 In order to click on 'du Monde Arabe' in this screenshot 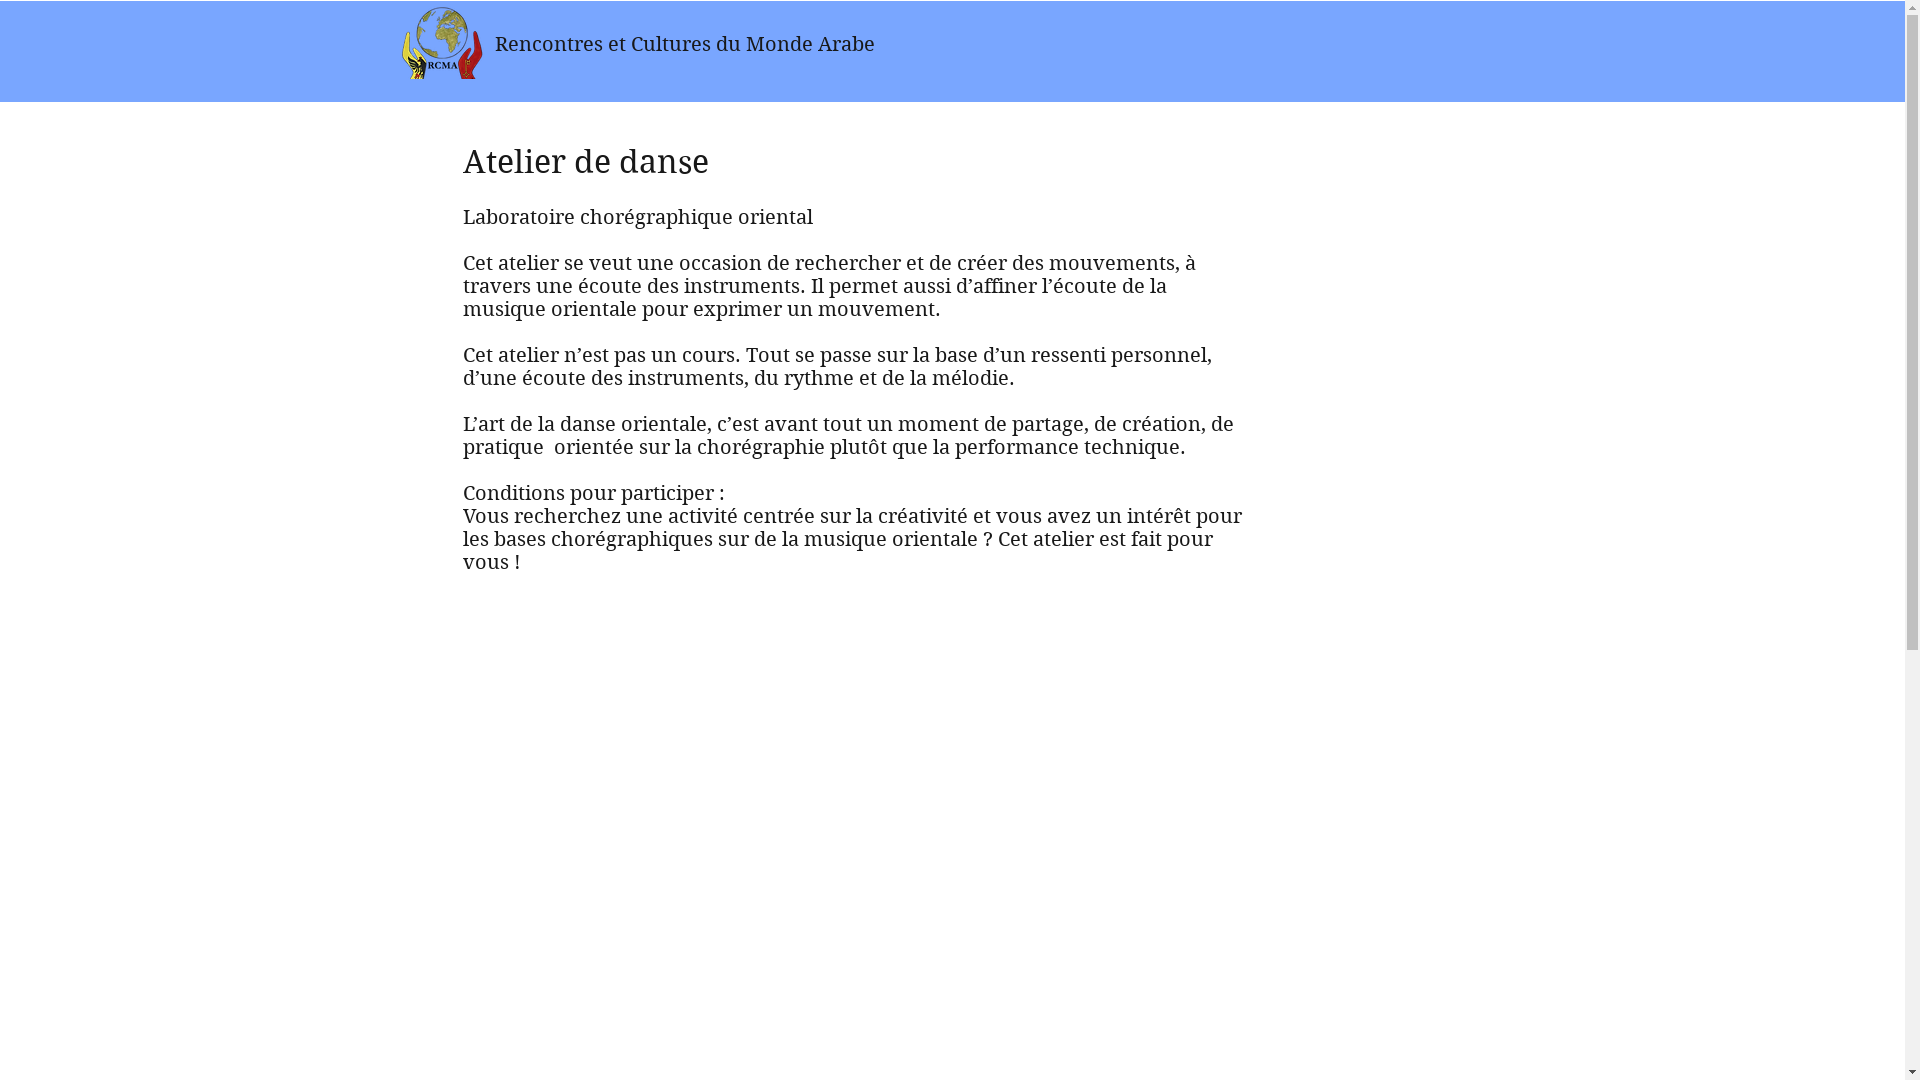, I will do `click(794, 44)`.